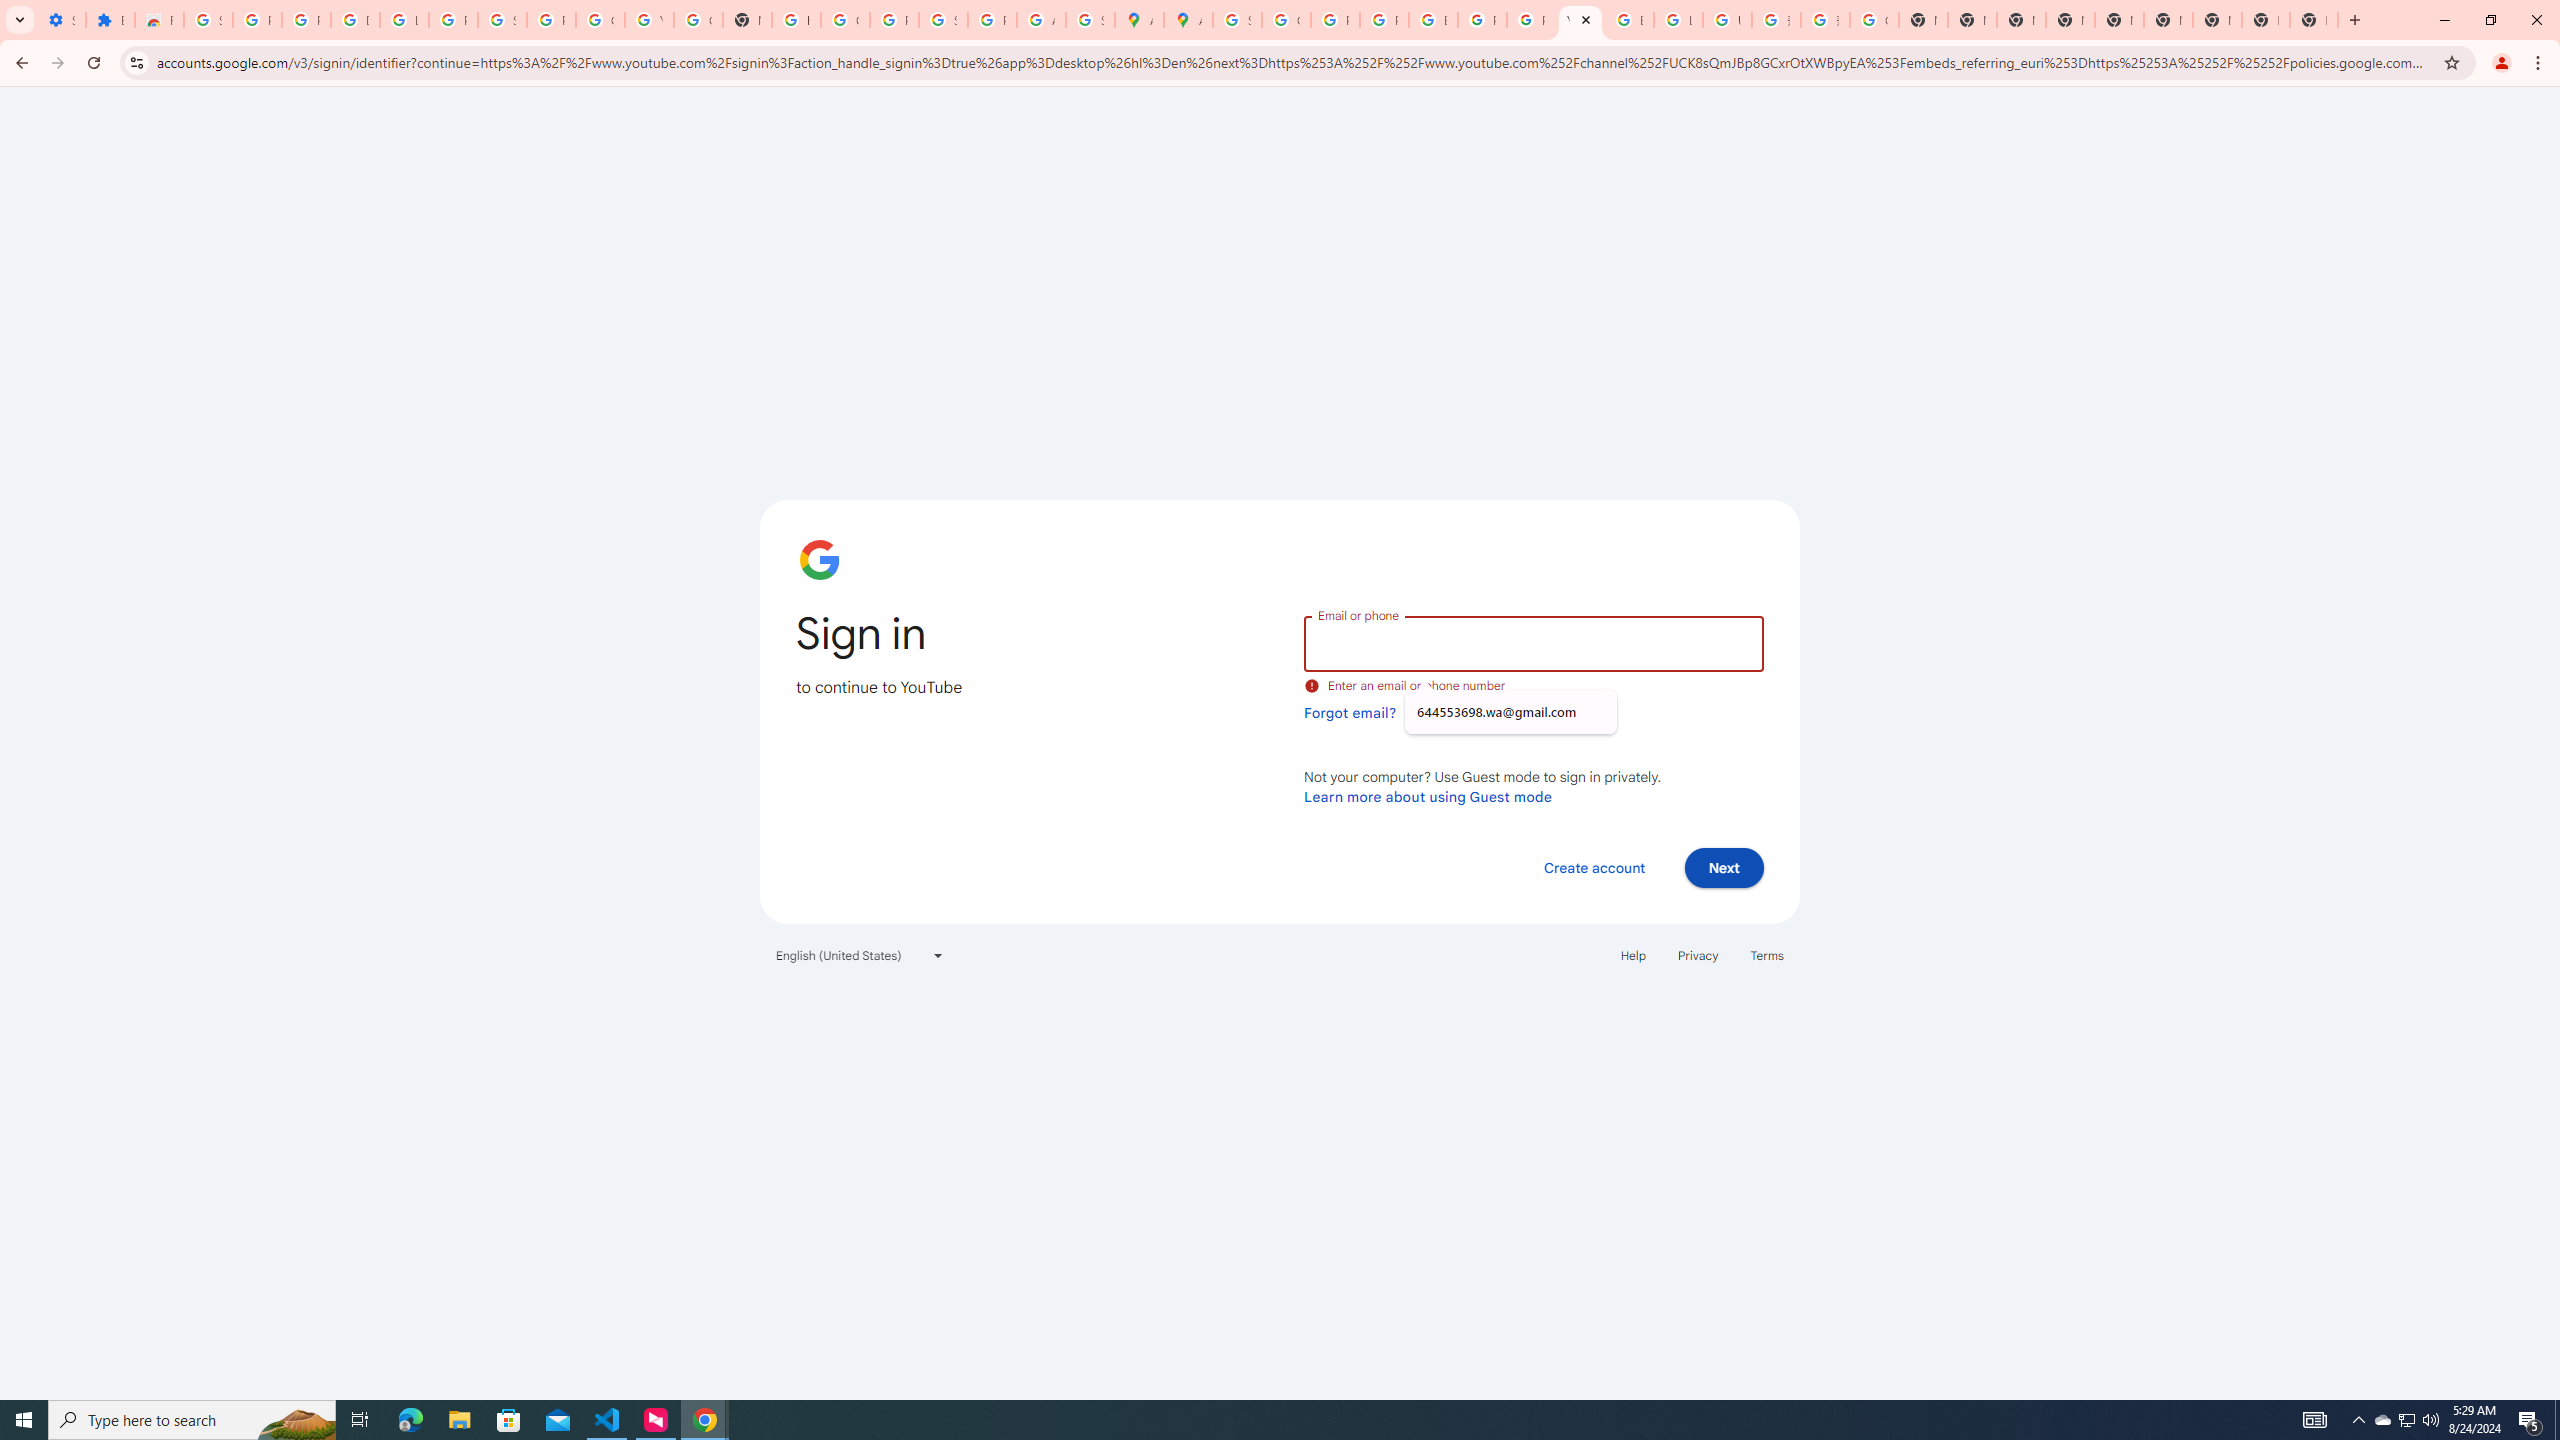  I want to click on 'Sign in - Google Accounts', so click(207, 19).